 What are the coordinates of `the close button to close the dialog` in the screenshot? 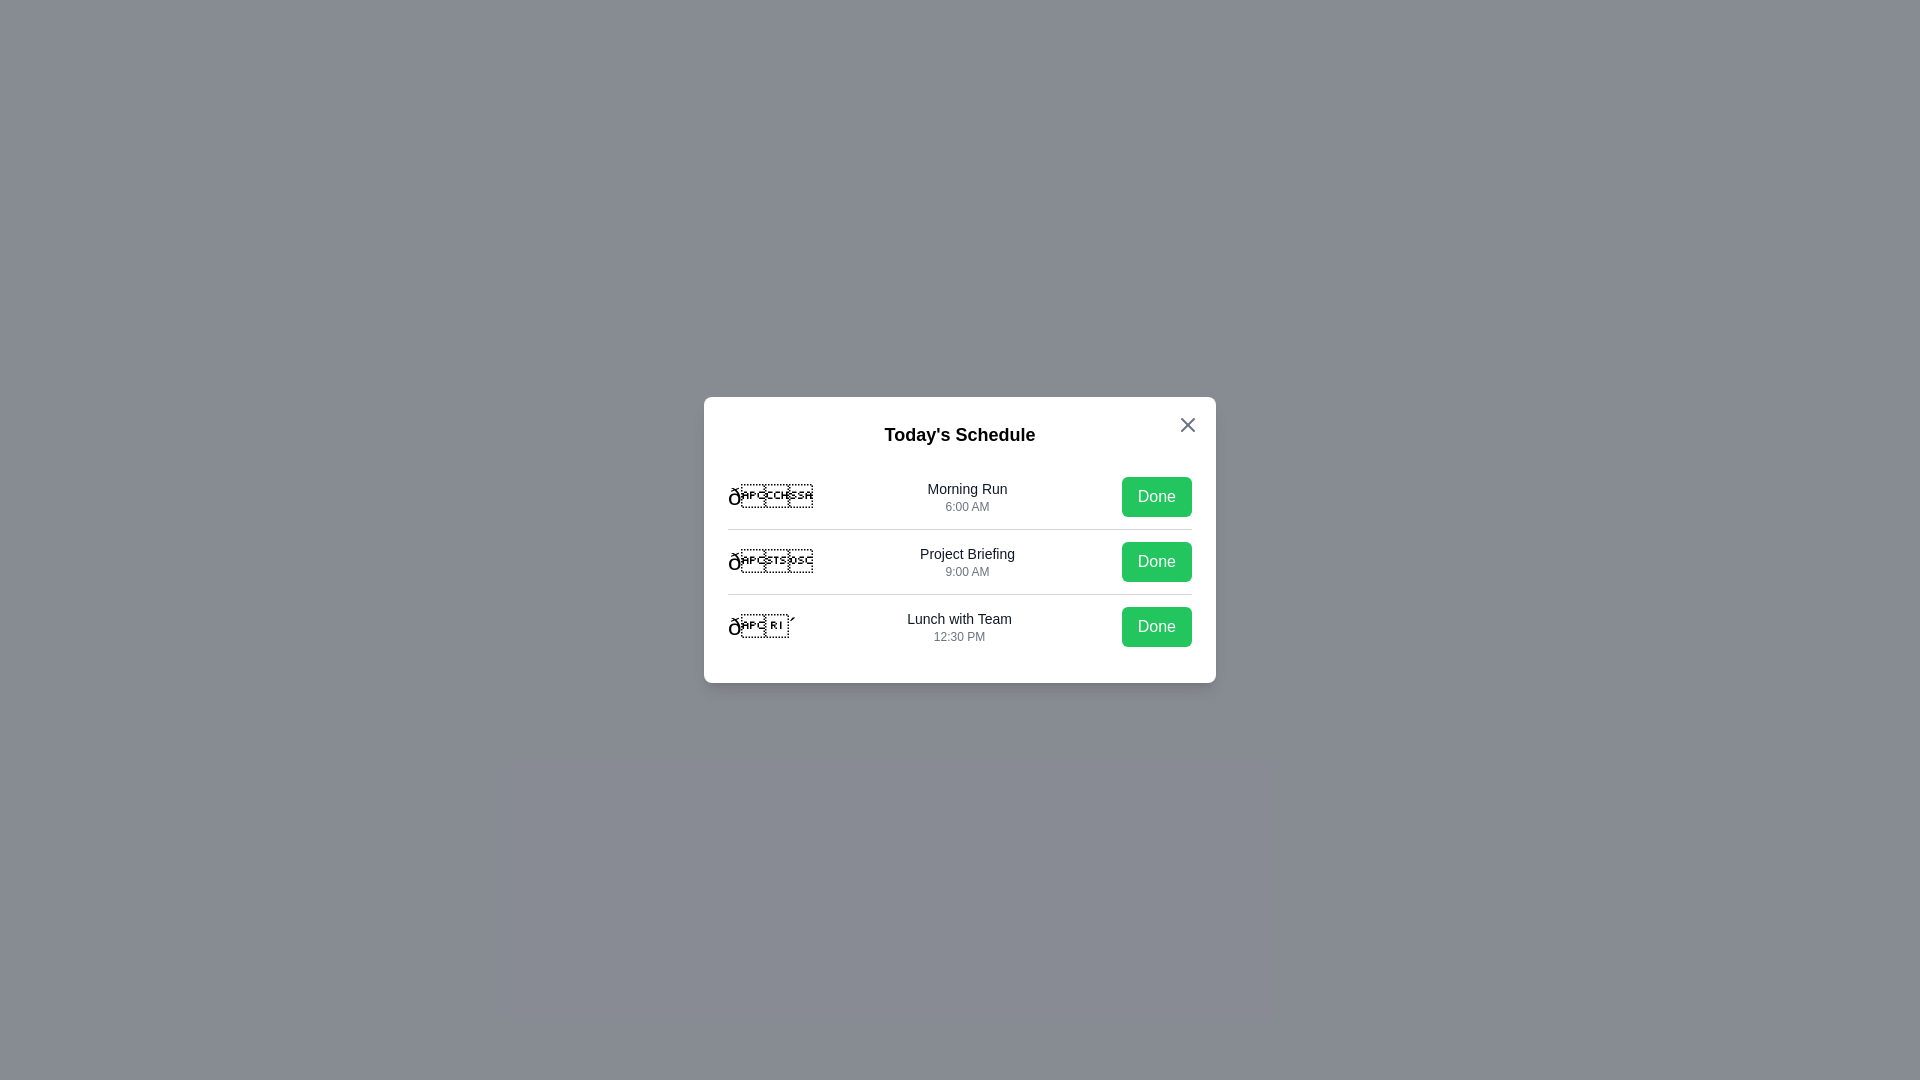 It's located at (1188, 423).